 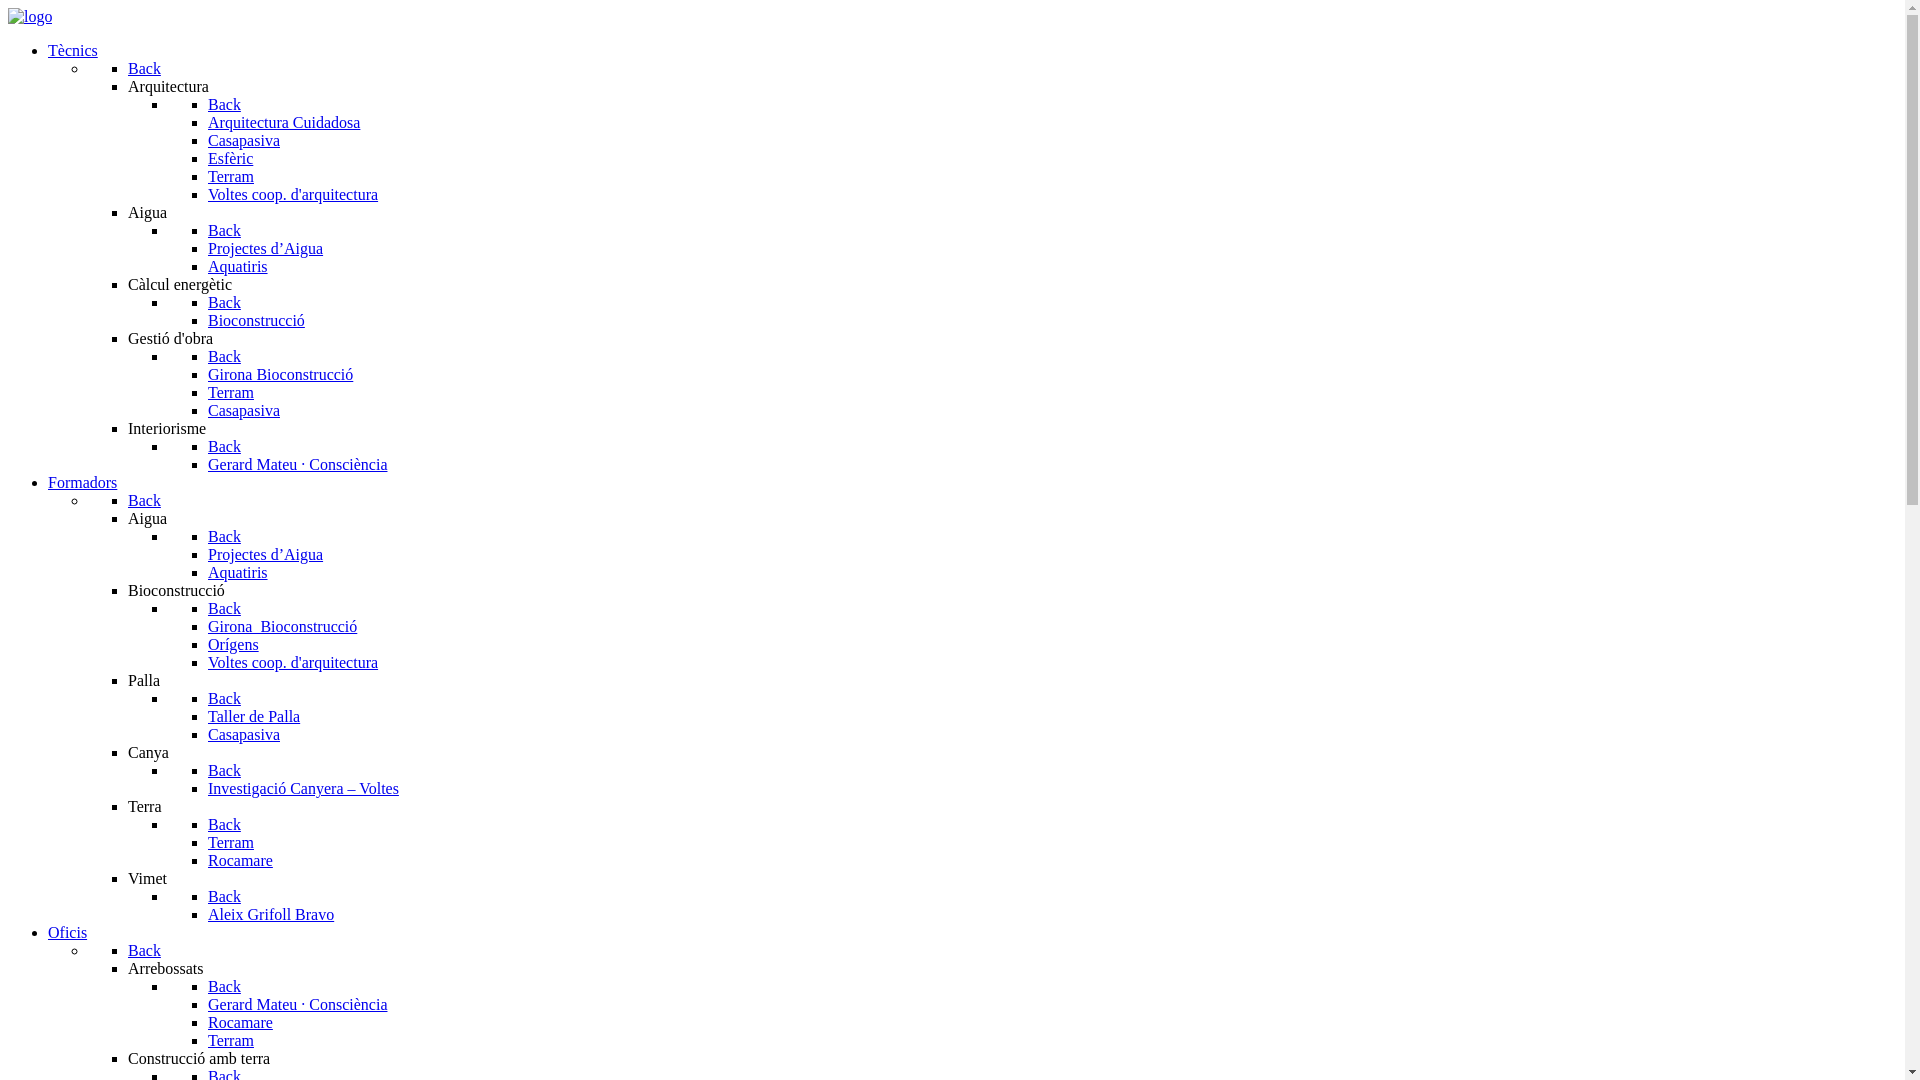 What do you see at coordinates (207, 104) in the screenshot?
I see `'Back'` at bounding box center [207, 104].